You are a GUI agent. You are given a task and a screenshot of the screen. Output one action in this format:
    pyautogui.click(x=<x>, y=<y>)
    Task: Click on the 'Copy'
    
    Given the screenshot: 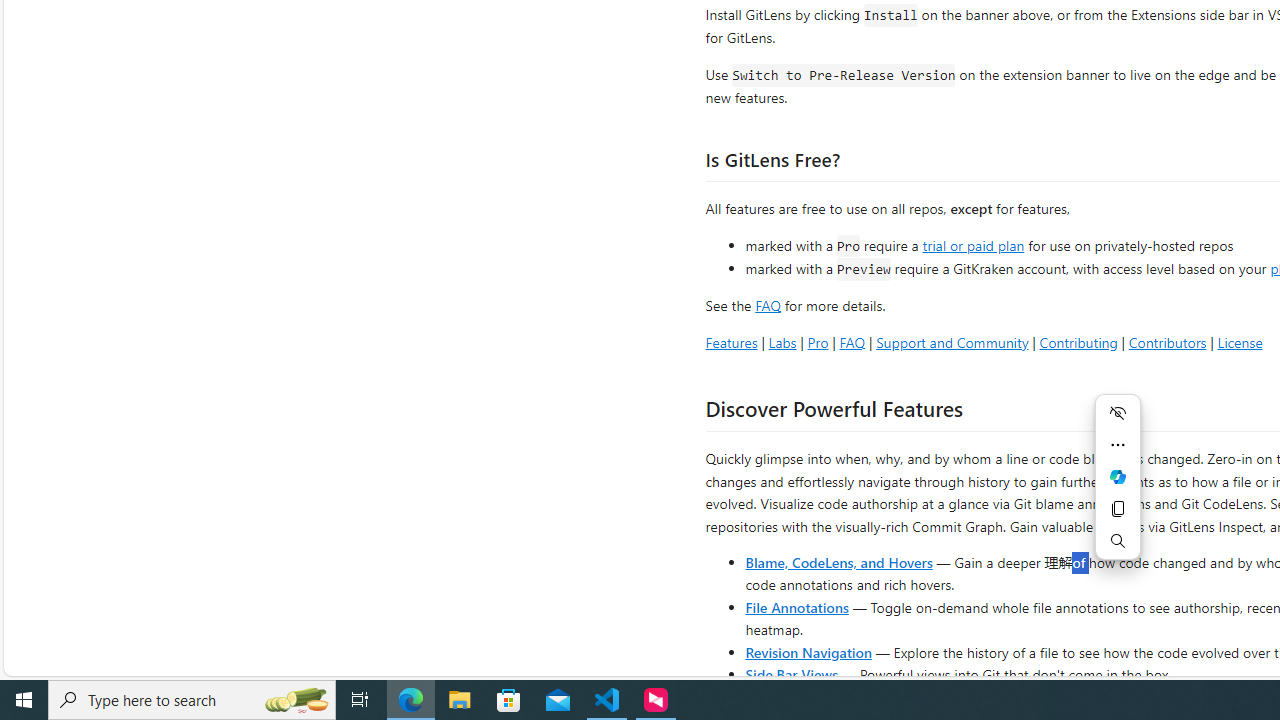 What is the action you would take?
    pyautogui.click(x=1117, y=508)
    